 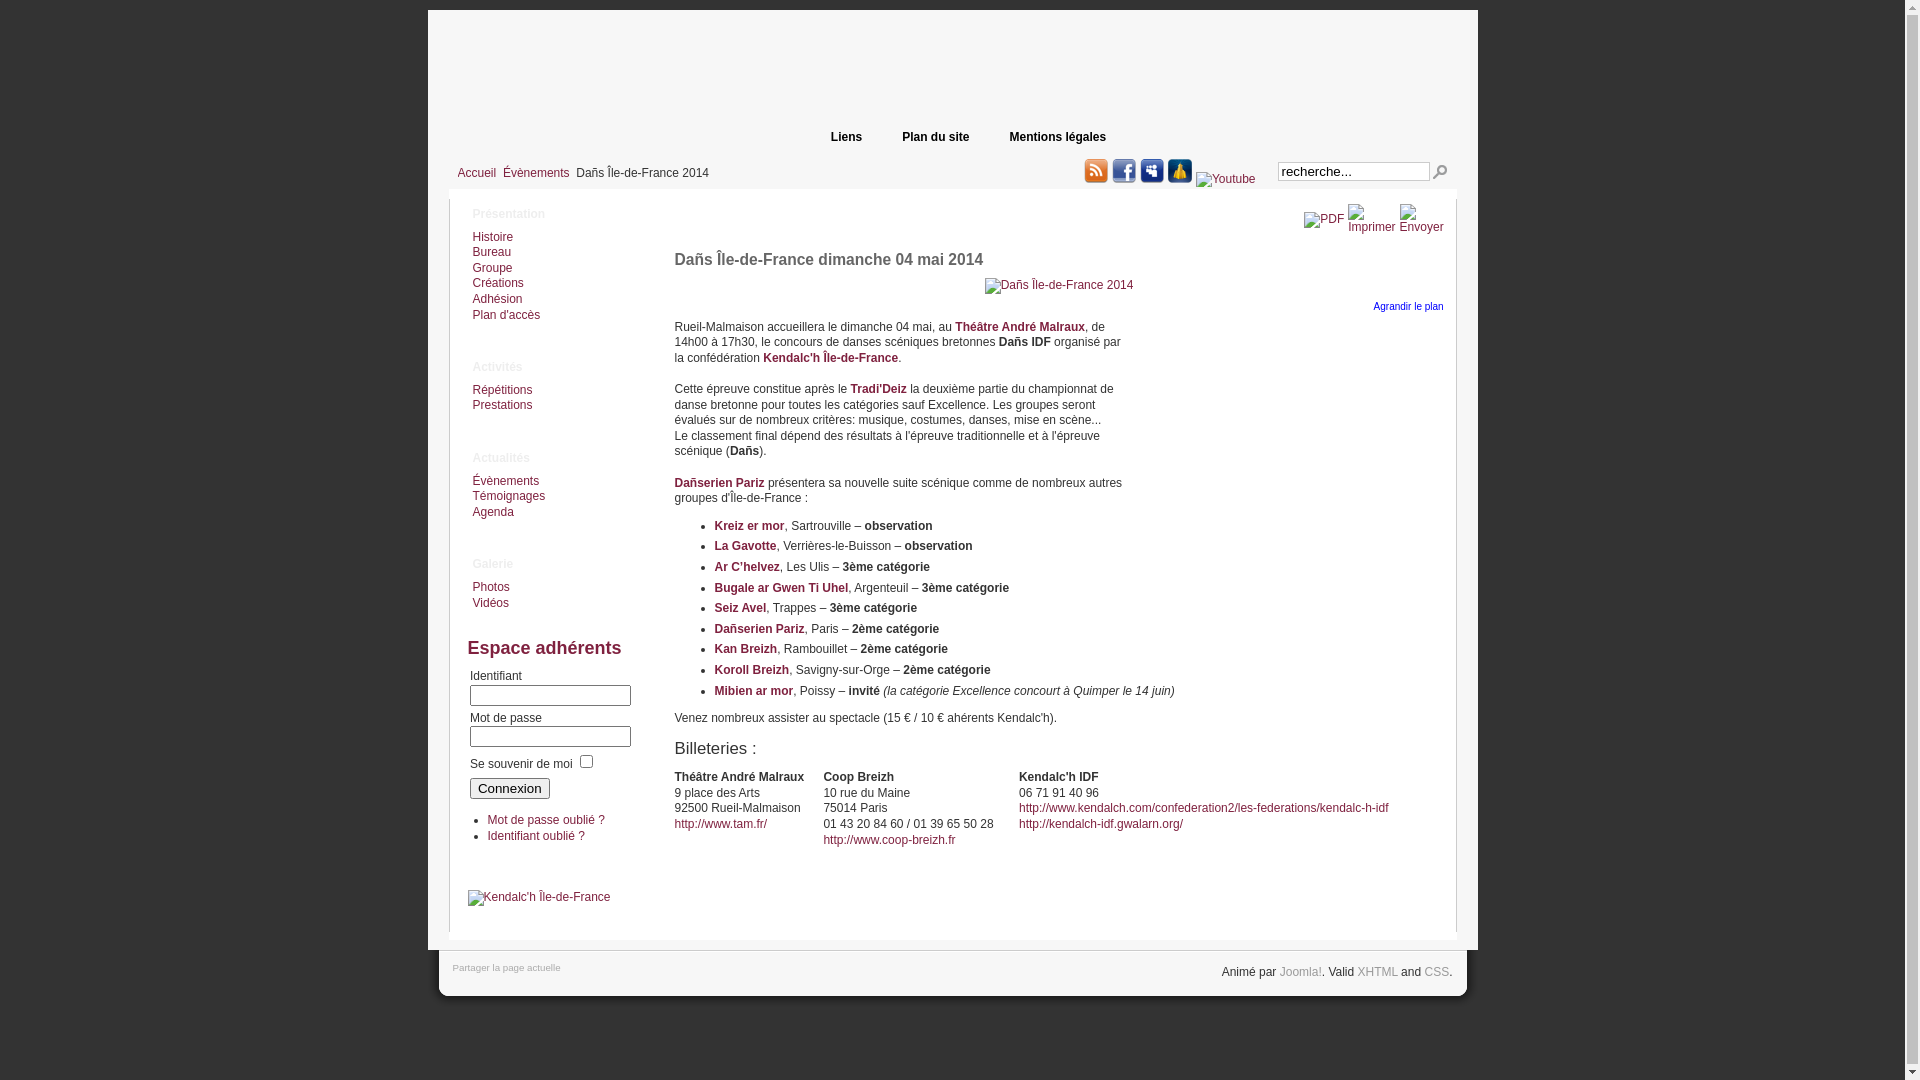 What do you see at coordinates (490, 511) in the screenshot?
I see `'Agenda'` at bounding box center [490, 511].